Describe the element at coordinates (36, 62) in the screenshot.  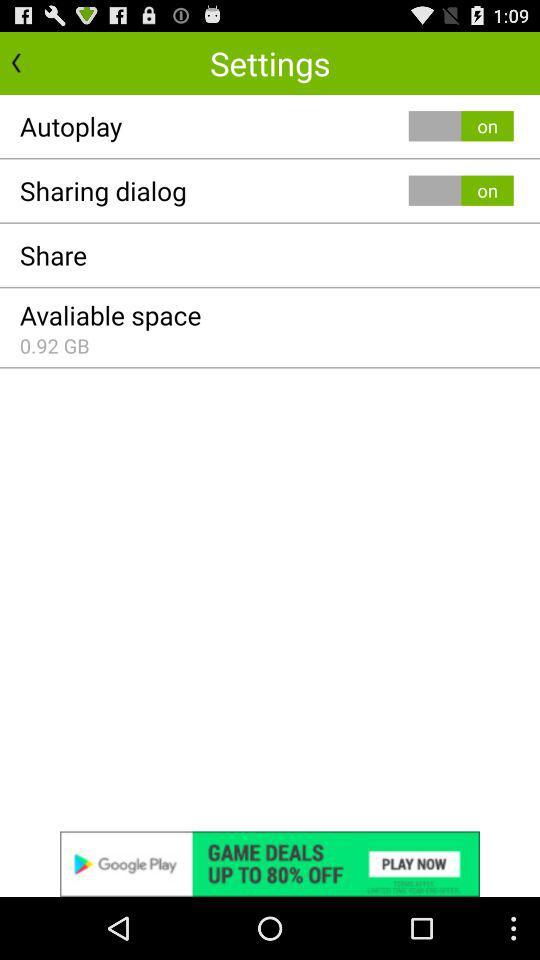
I see `previous the page` at that location.